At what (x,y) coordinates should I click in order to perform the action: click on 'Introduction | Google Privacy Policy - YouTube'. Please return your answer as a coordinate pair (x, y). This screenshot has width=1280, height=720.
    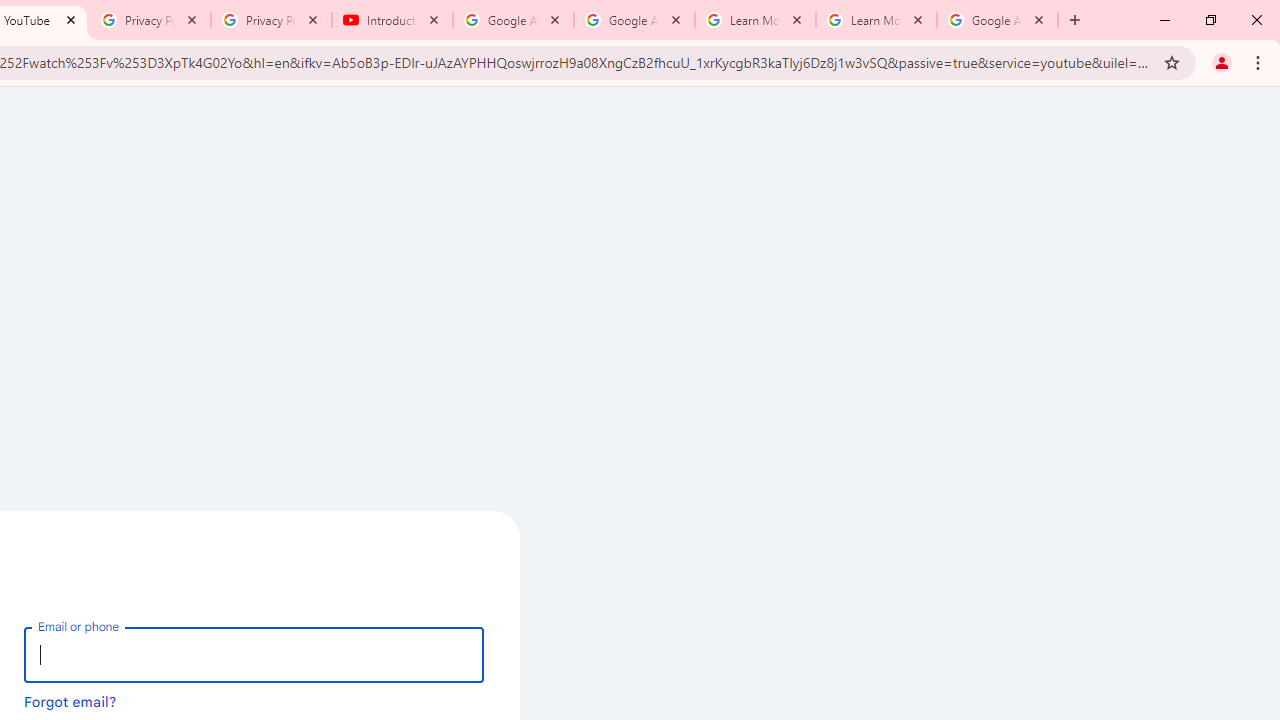
    Looking at the image, I should click on (392, 20).